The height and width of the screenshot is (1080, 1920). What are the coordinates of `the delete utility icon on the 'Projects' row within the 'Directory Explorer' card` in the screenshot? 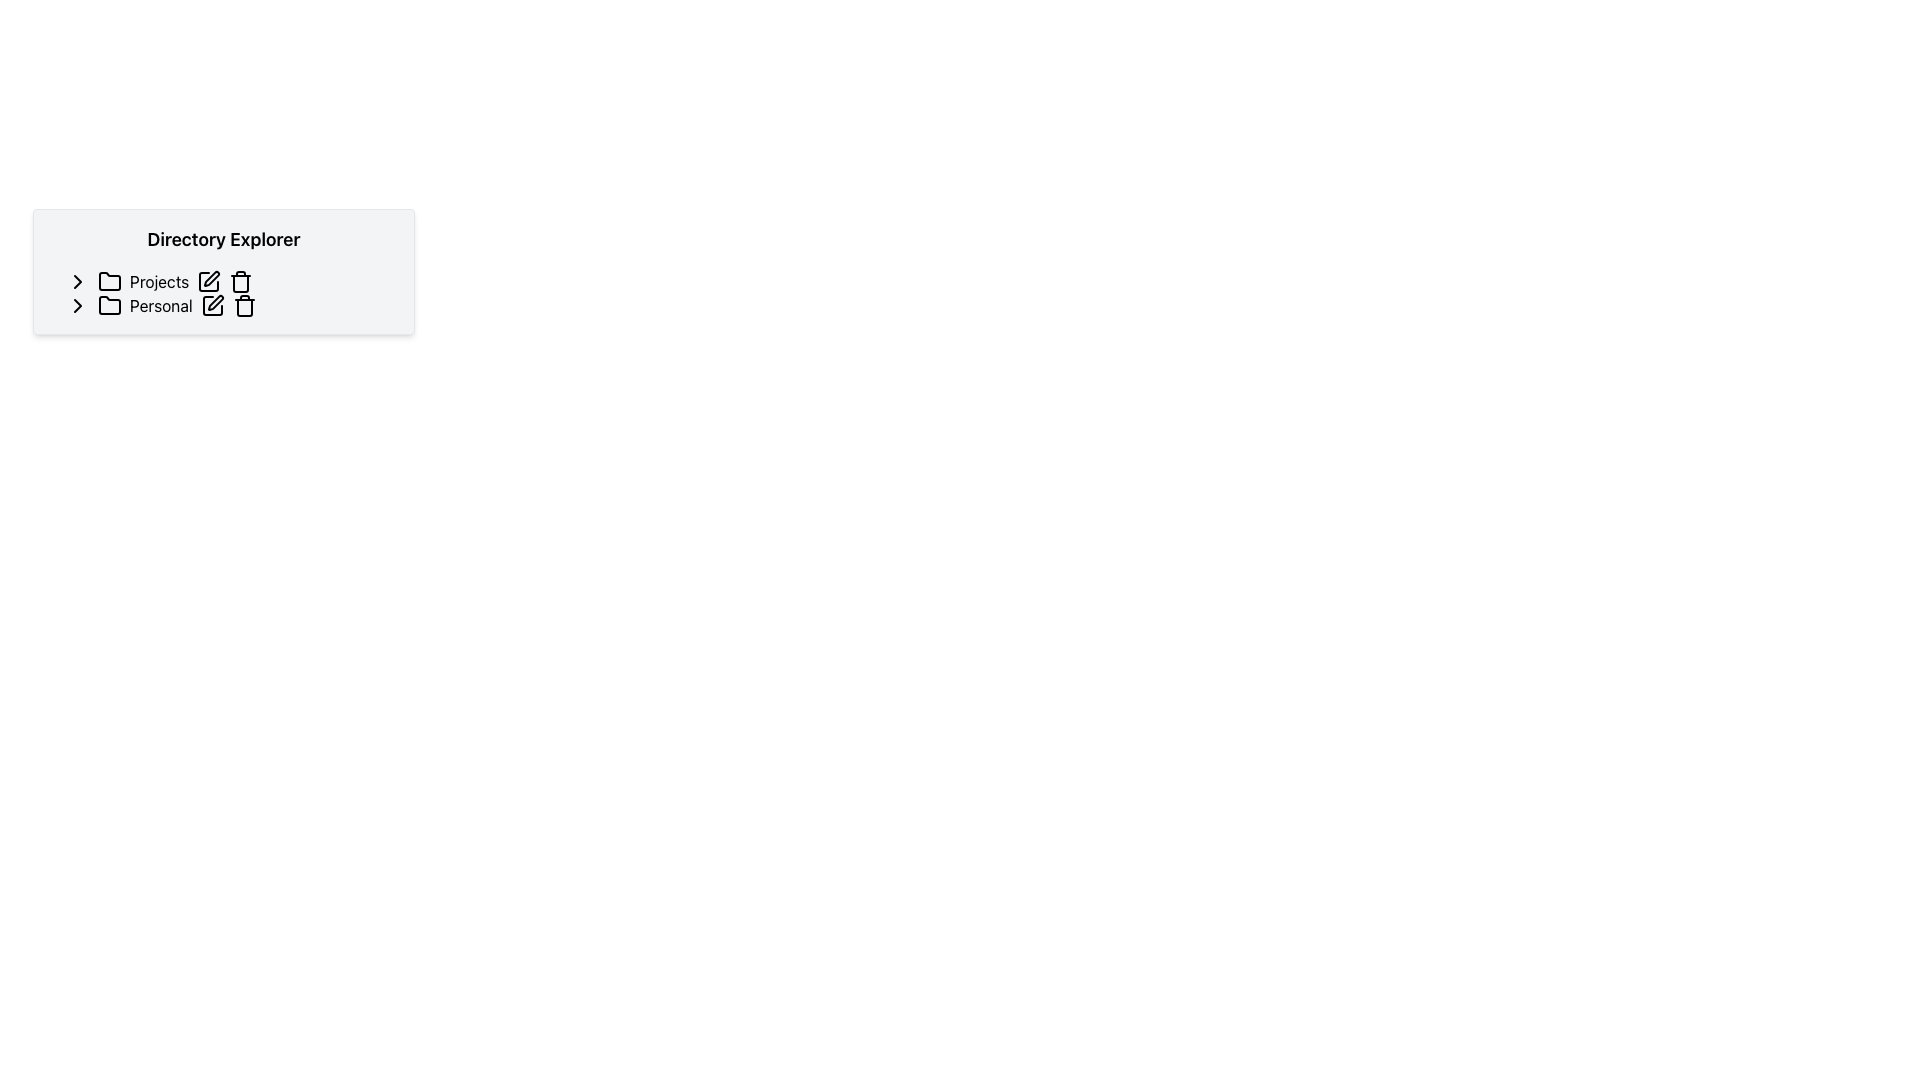 It's located at (231, 281).